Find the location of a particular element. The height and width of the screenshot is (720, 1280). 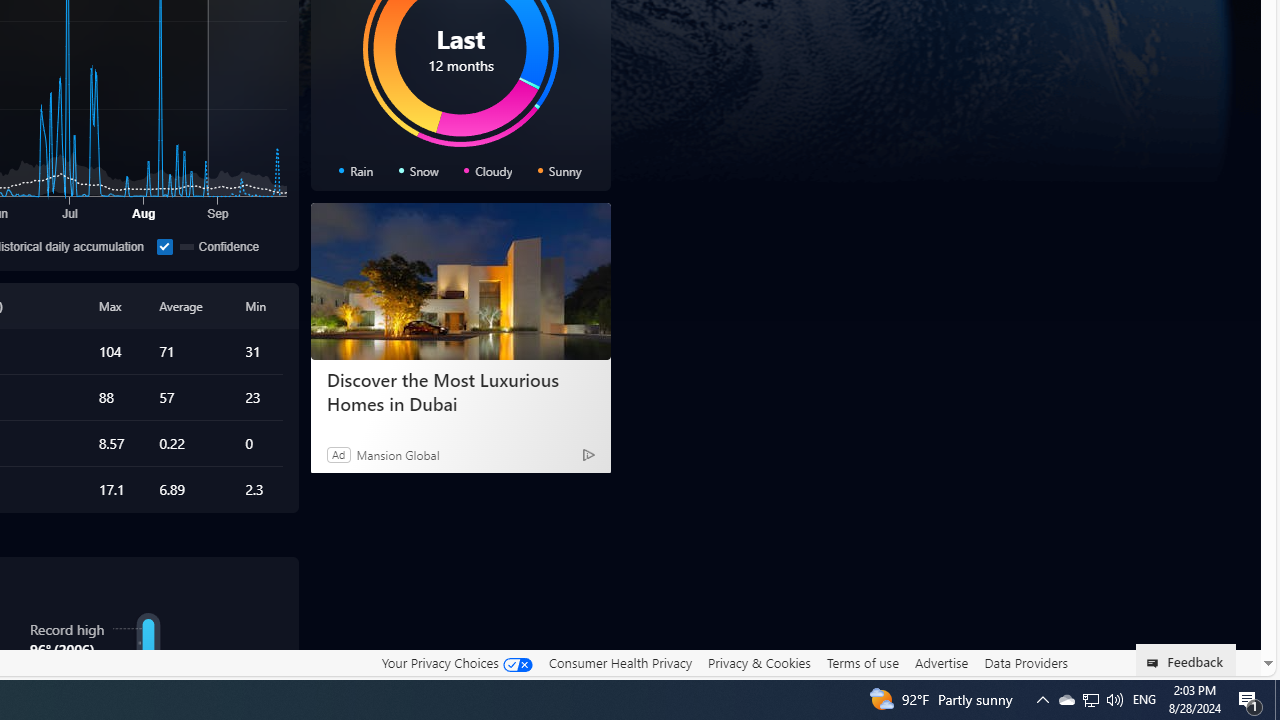

'Confidence' is located at coordinates (164, 245).